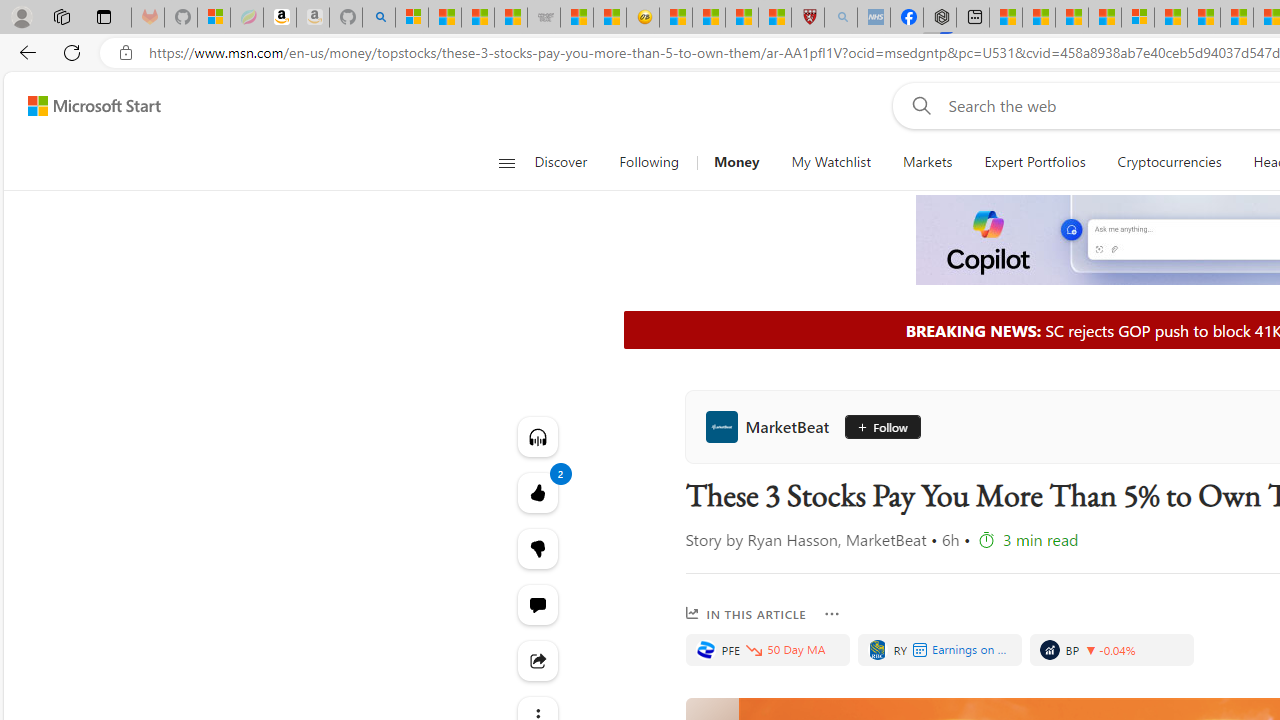 The height and width of the screenshot is (720, 1280). What do you see at coordinates (916, 105) in the screenshot?
I see `'Web search'` at bounding box center [916, 105].